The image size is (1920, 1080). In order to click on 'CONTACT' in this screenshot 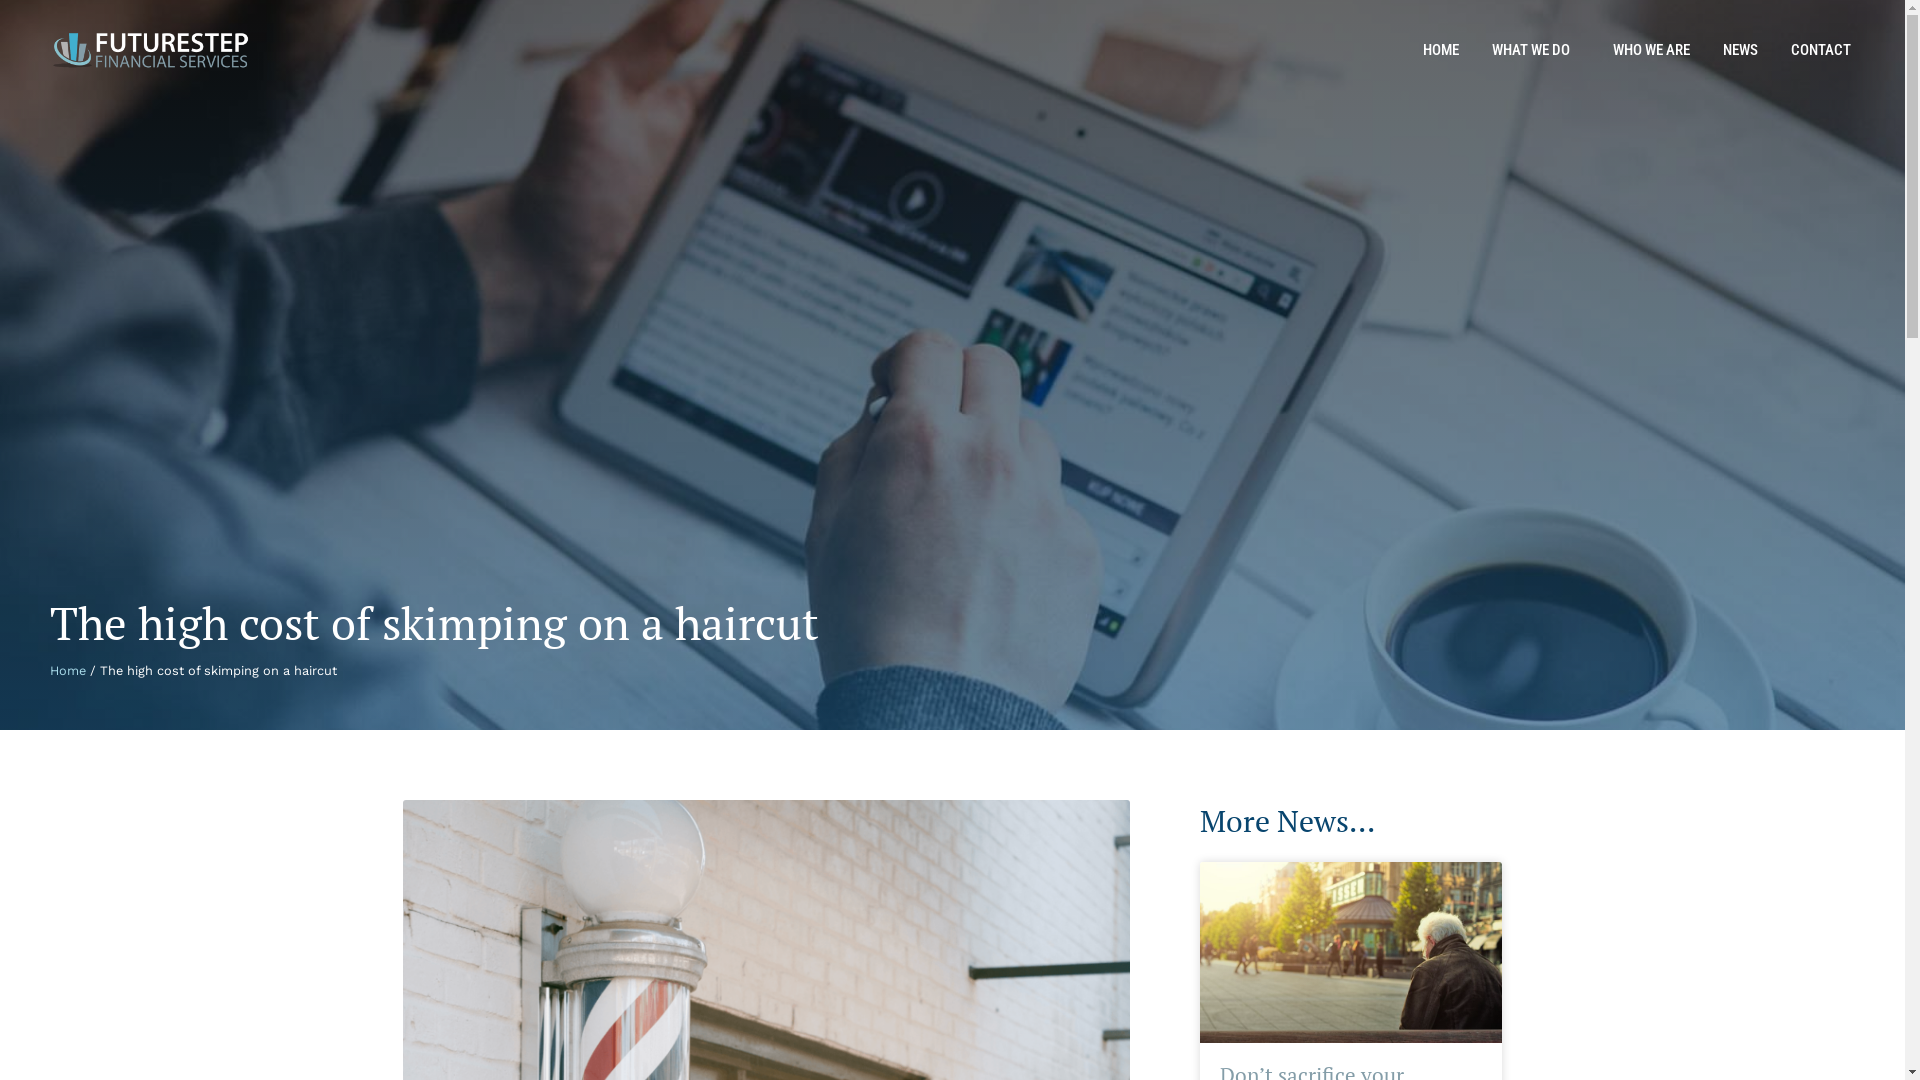, I will do `click(1820, 49)`.